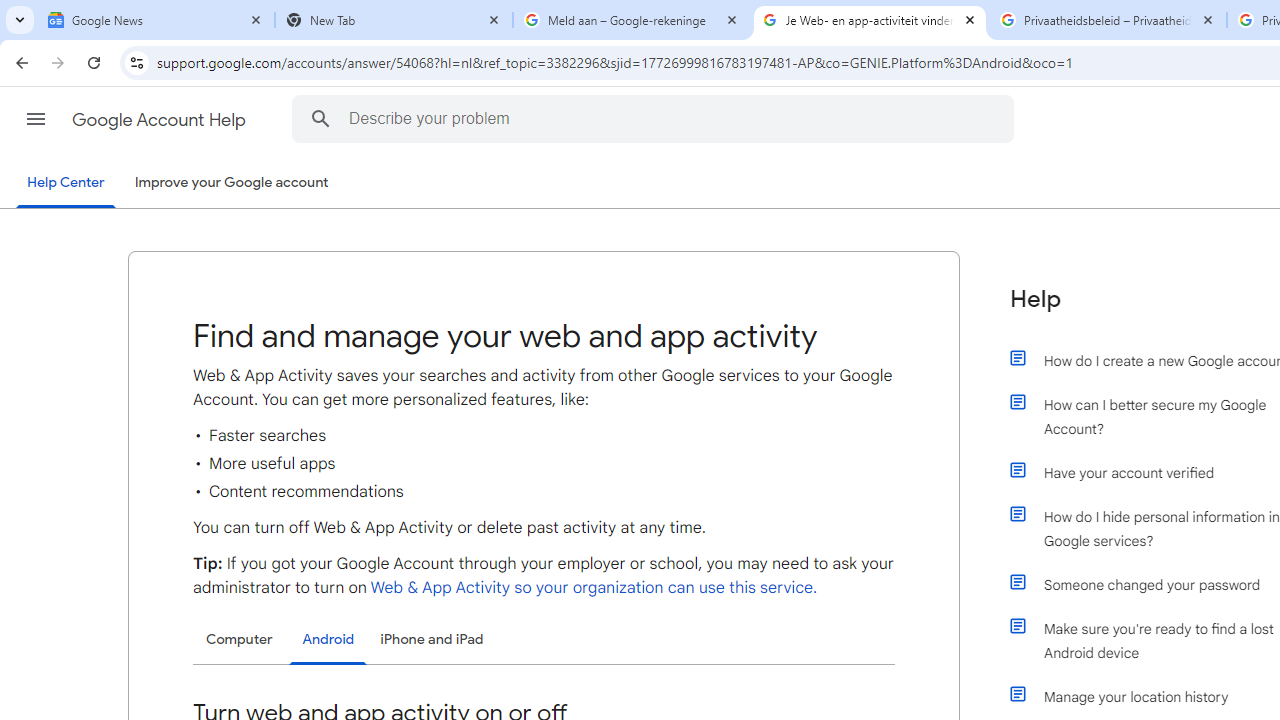 This screenshot has height=720, width=1280. I want to click on 'Search tabs', so click(20, 20).